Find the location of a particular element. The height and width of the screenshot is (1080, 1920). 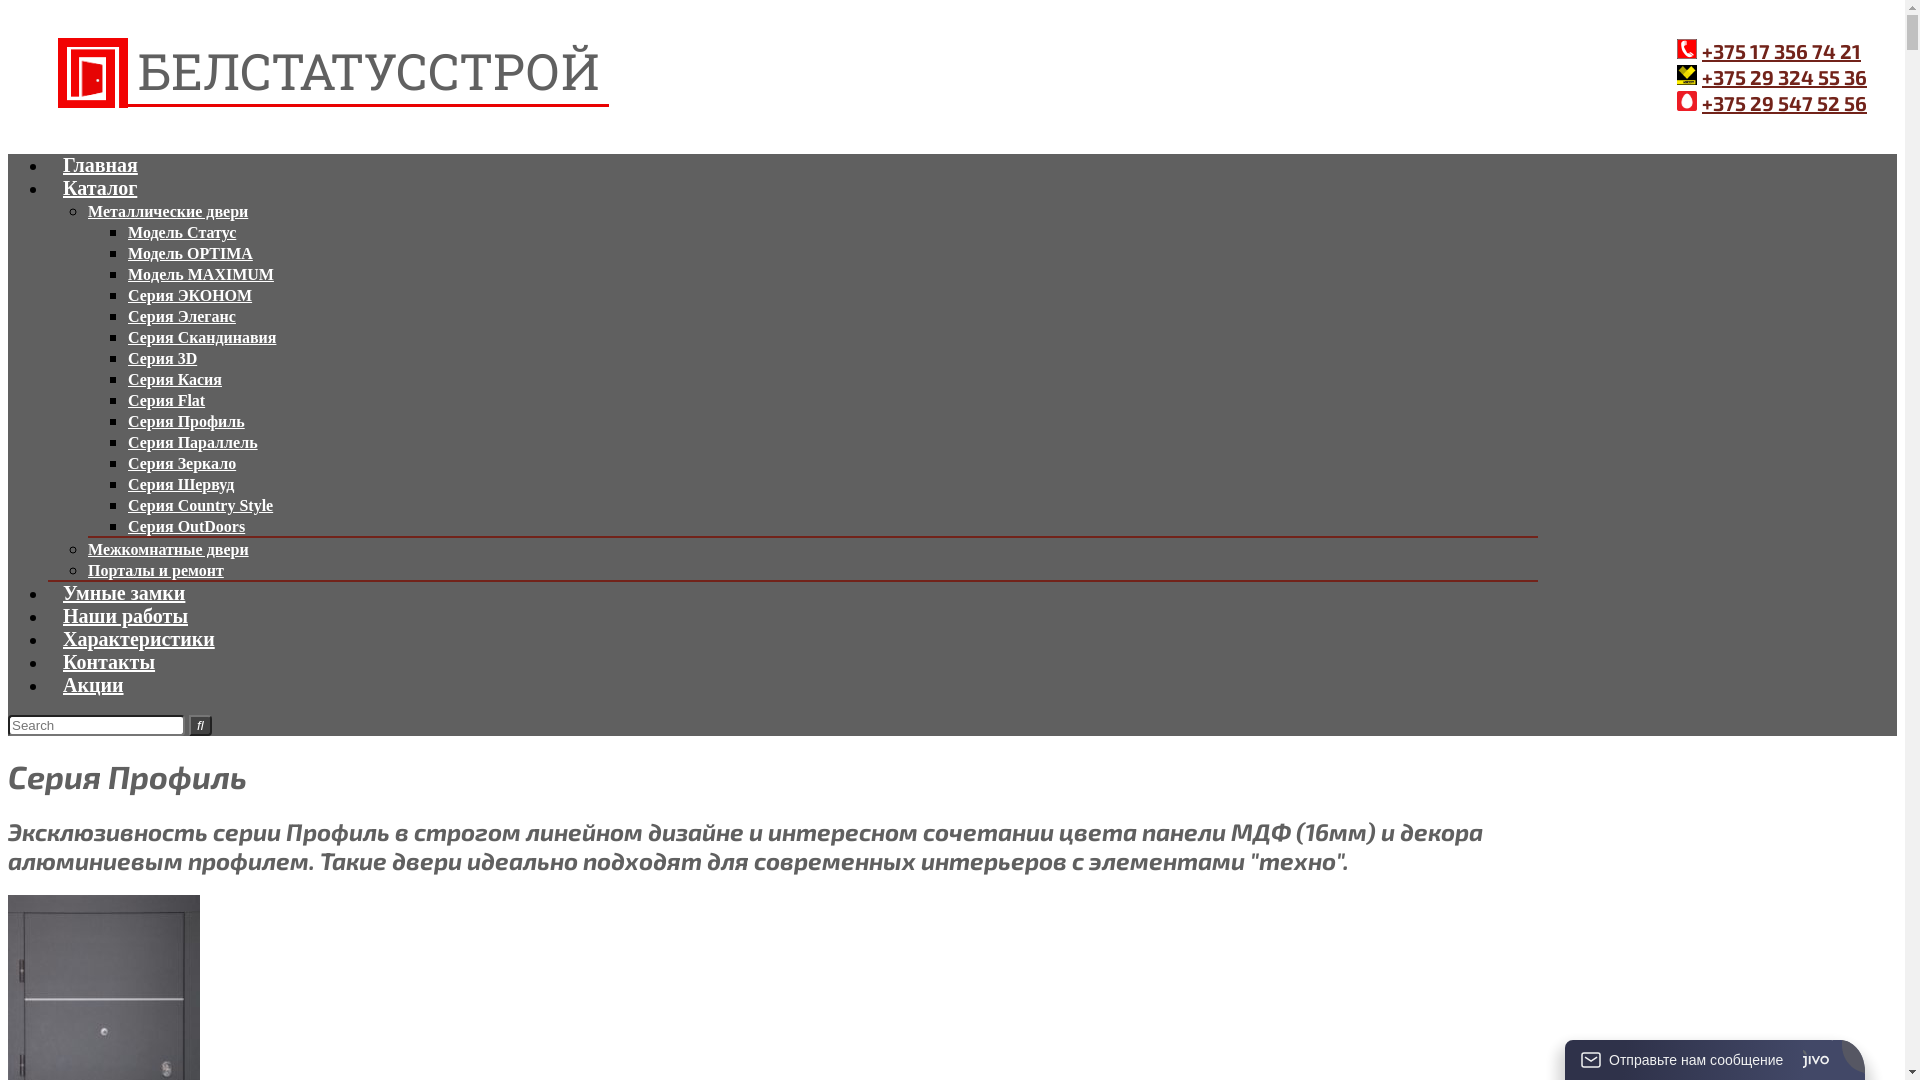

'+375 17 356 74 21' is located at coordinates (1701, 49).